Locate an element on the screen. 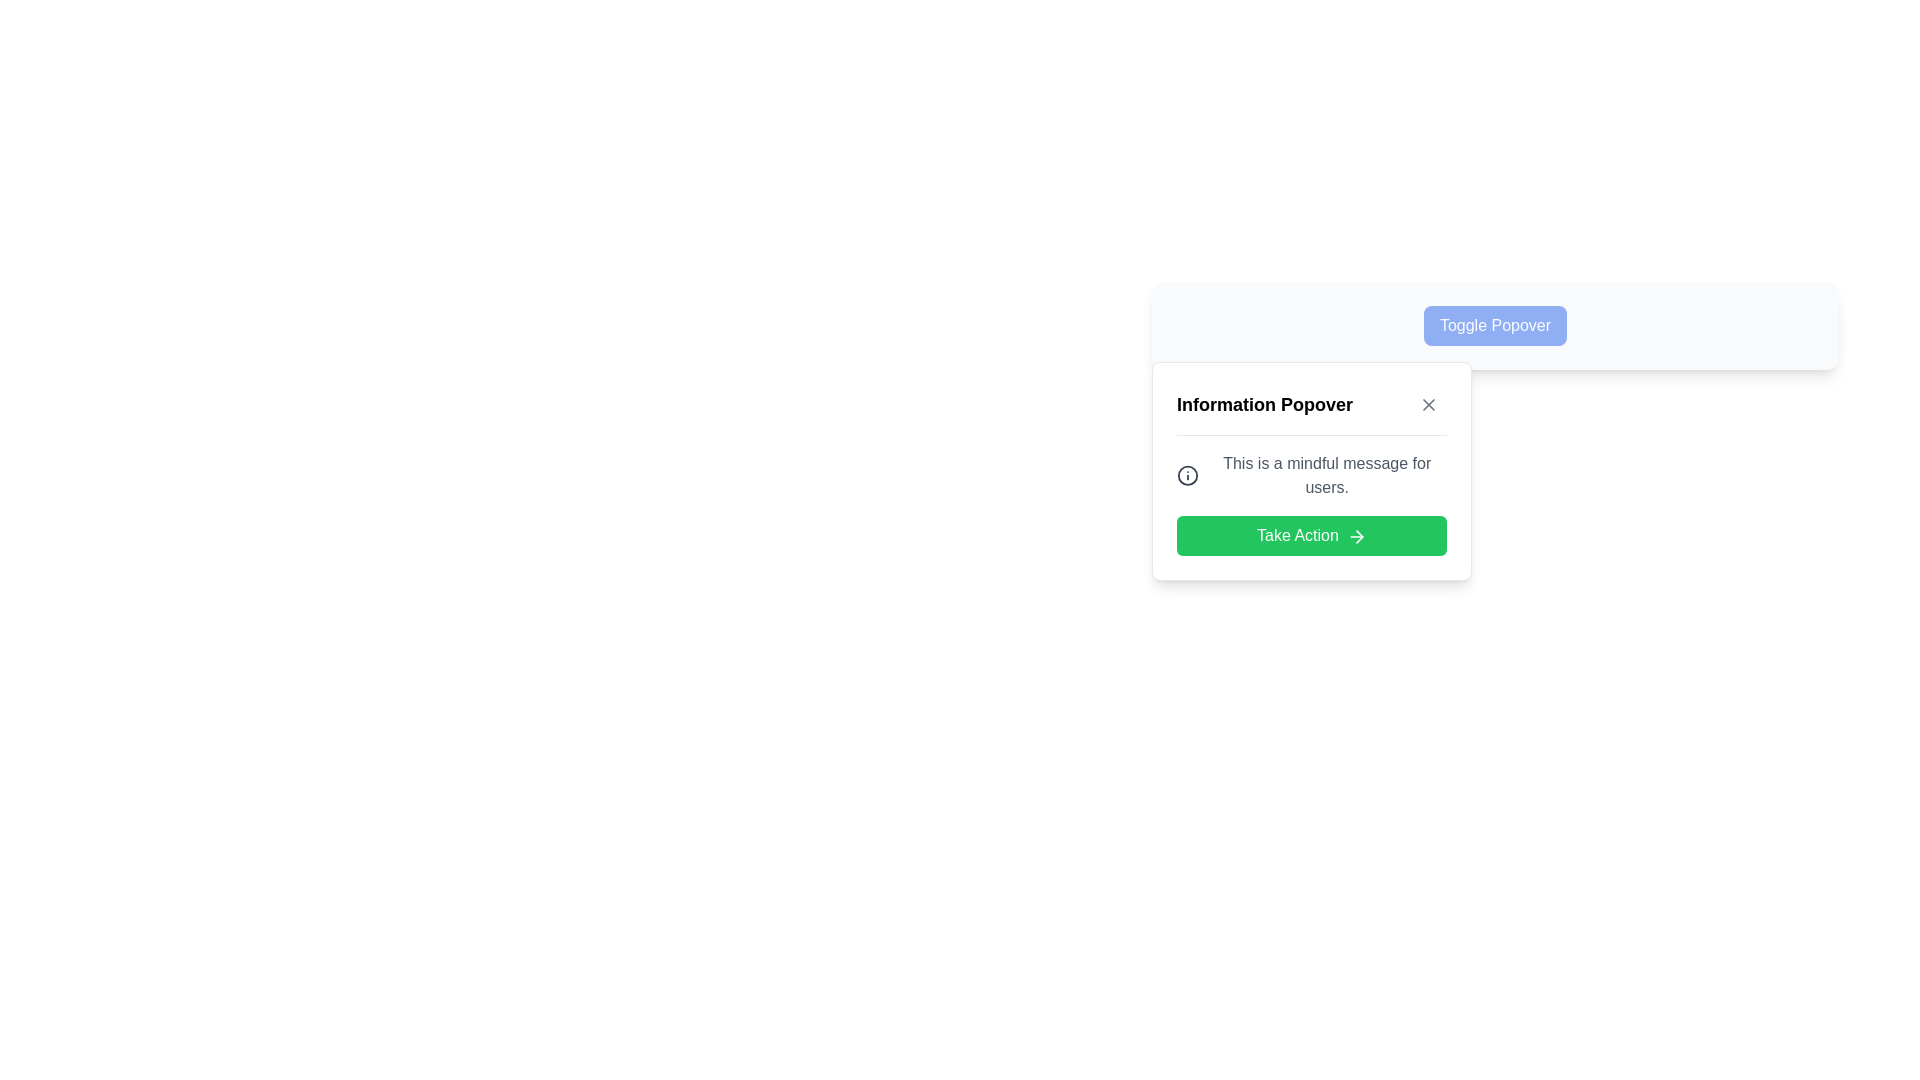  static text message, 'This is a mindful message for users.', which is styled in gray and located in a popover interface above the 'Take Action' button is located at coordinates (1327, 475).